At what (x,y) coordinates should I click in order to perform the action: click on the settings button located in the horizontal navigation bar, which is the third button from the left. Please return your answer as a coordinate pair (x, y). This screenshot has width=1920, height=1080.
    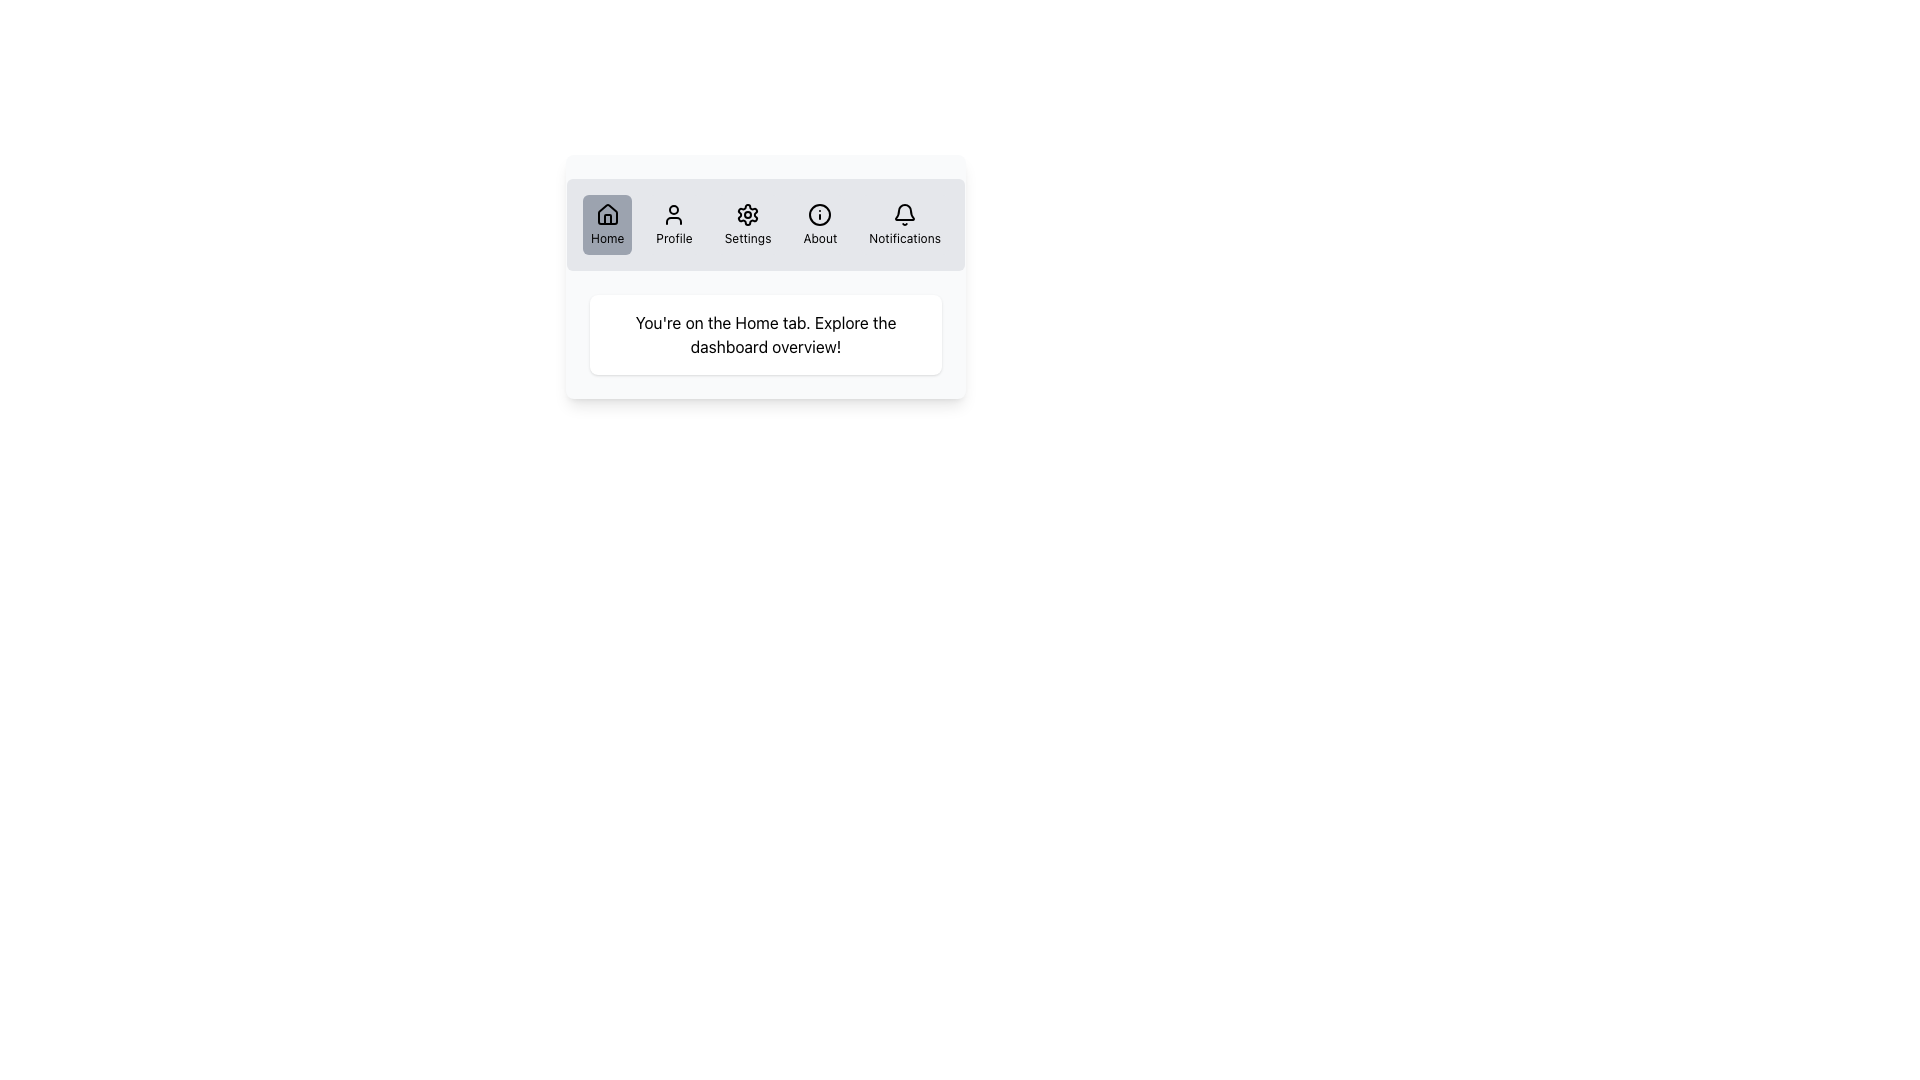
    Looking at the image, I should click on (747, 224).